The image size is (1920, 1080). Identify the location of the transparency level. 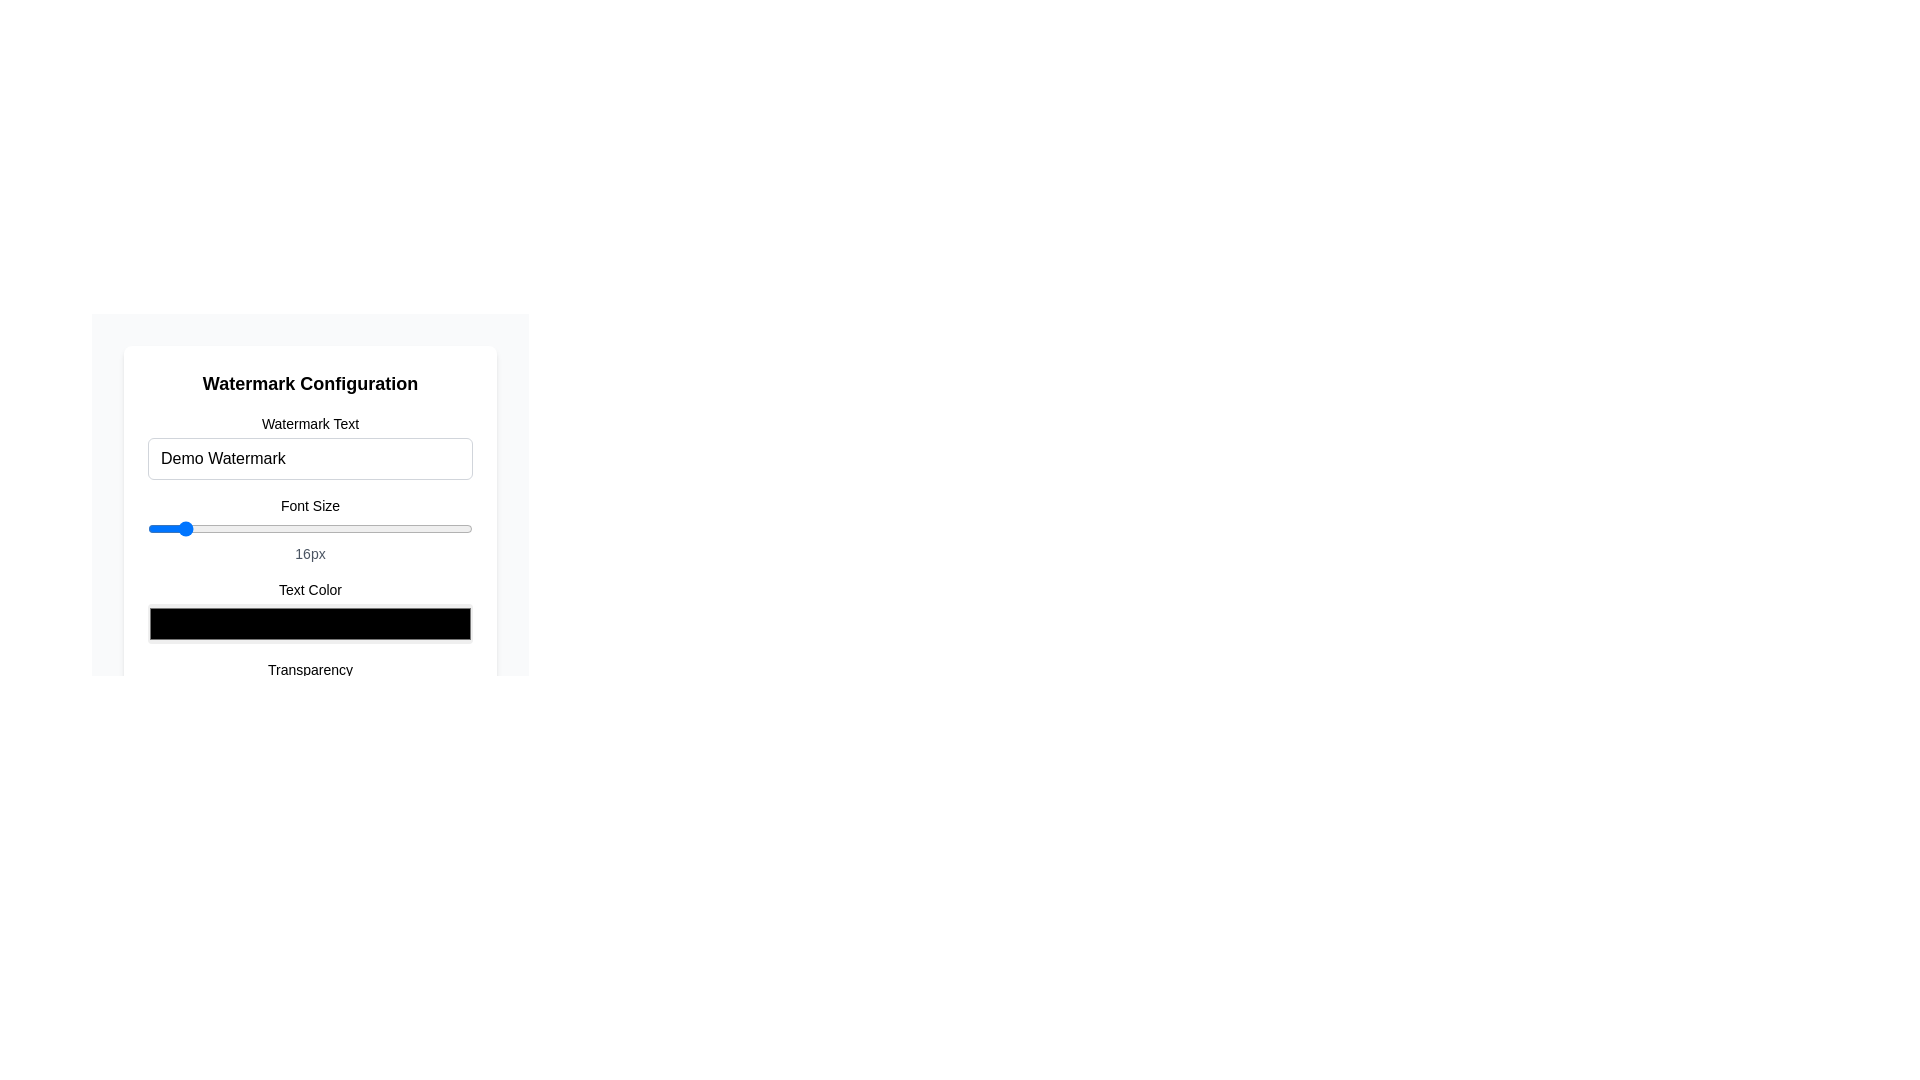
(147, 692).